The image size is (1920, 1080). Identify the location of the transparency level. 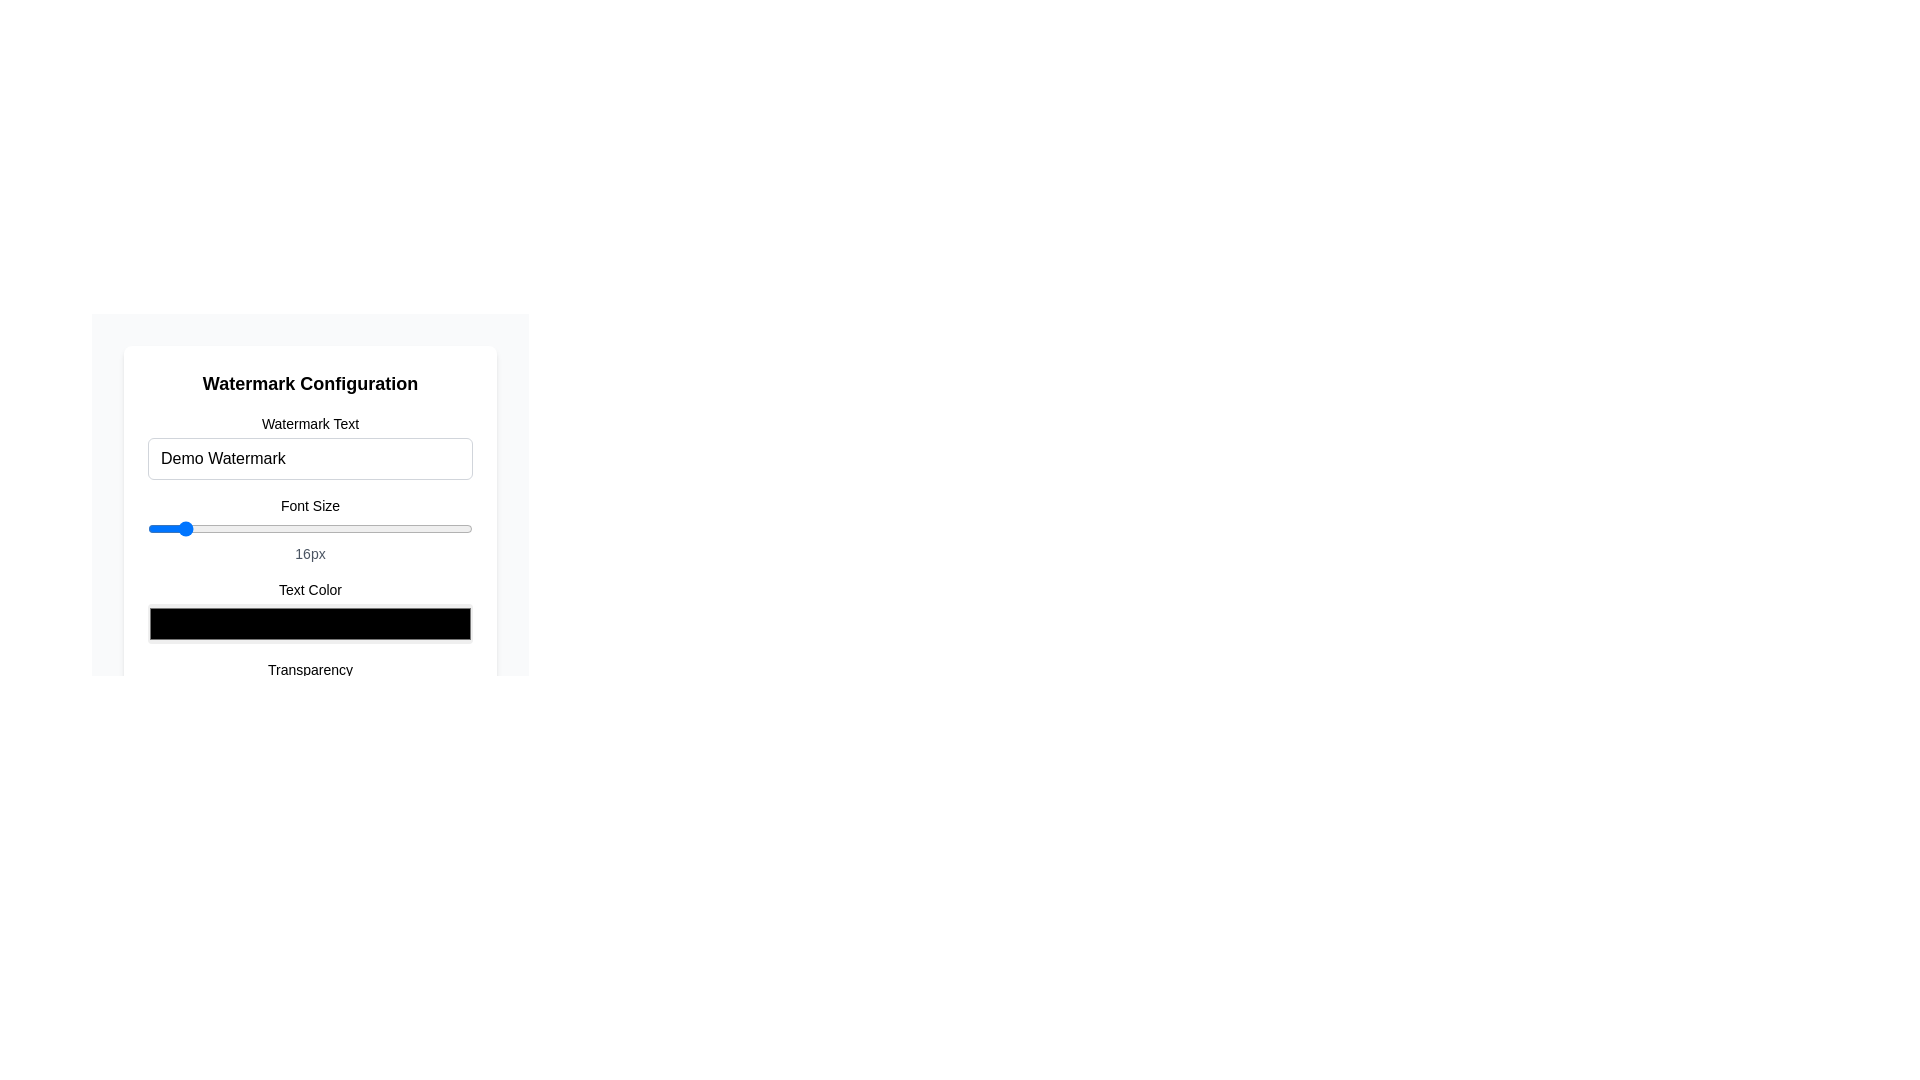
(147, 692).